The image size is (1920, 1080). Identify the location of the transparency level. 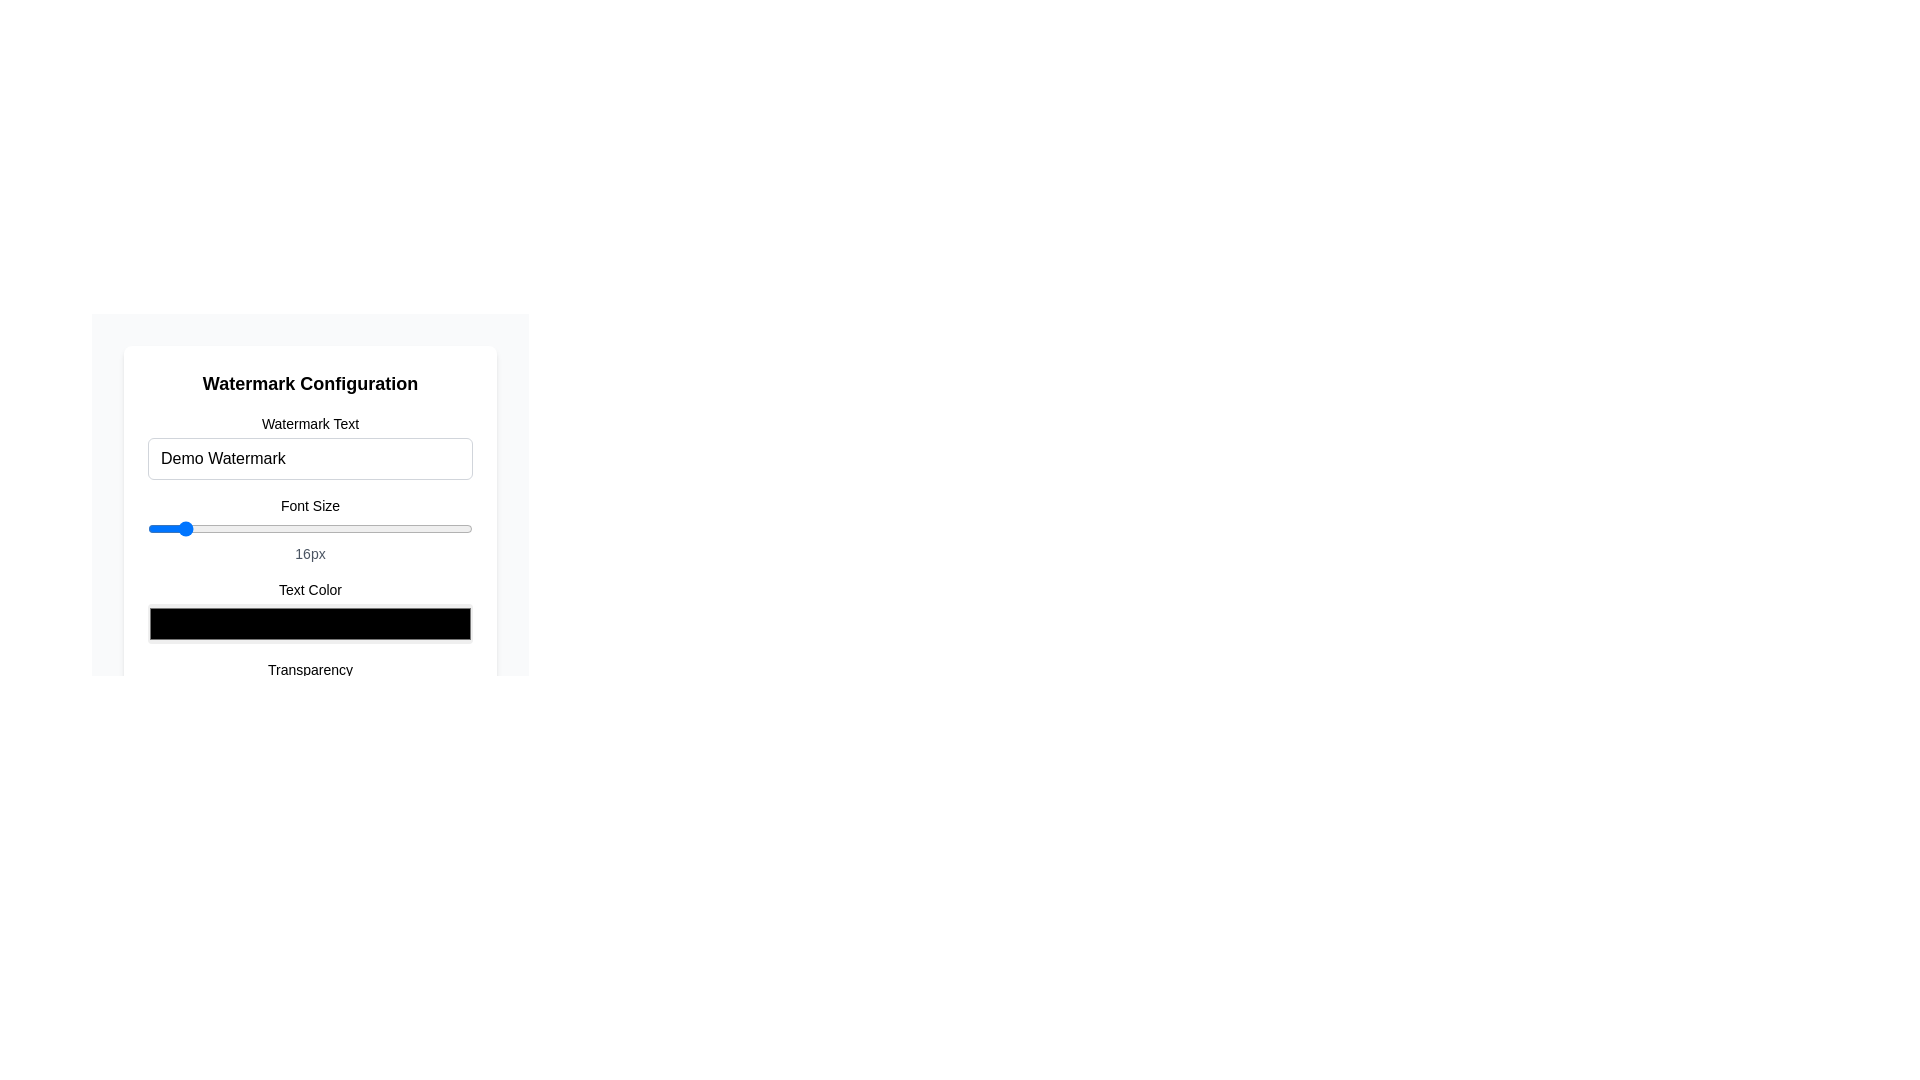
(147, 692).